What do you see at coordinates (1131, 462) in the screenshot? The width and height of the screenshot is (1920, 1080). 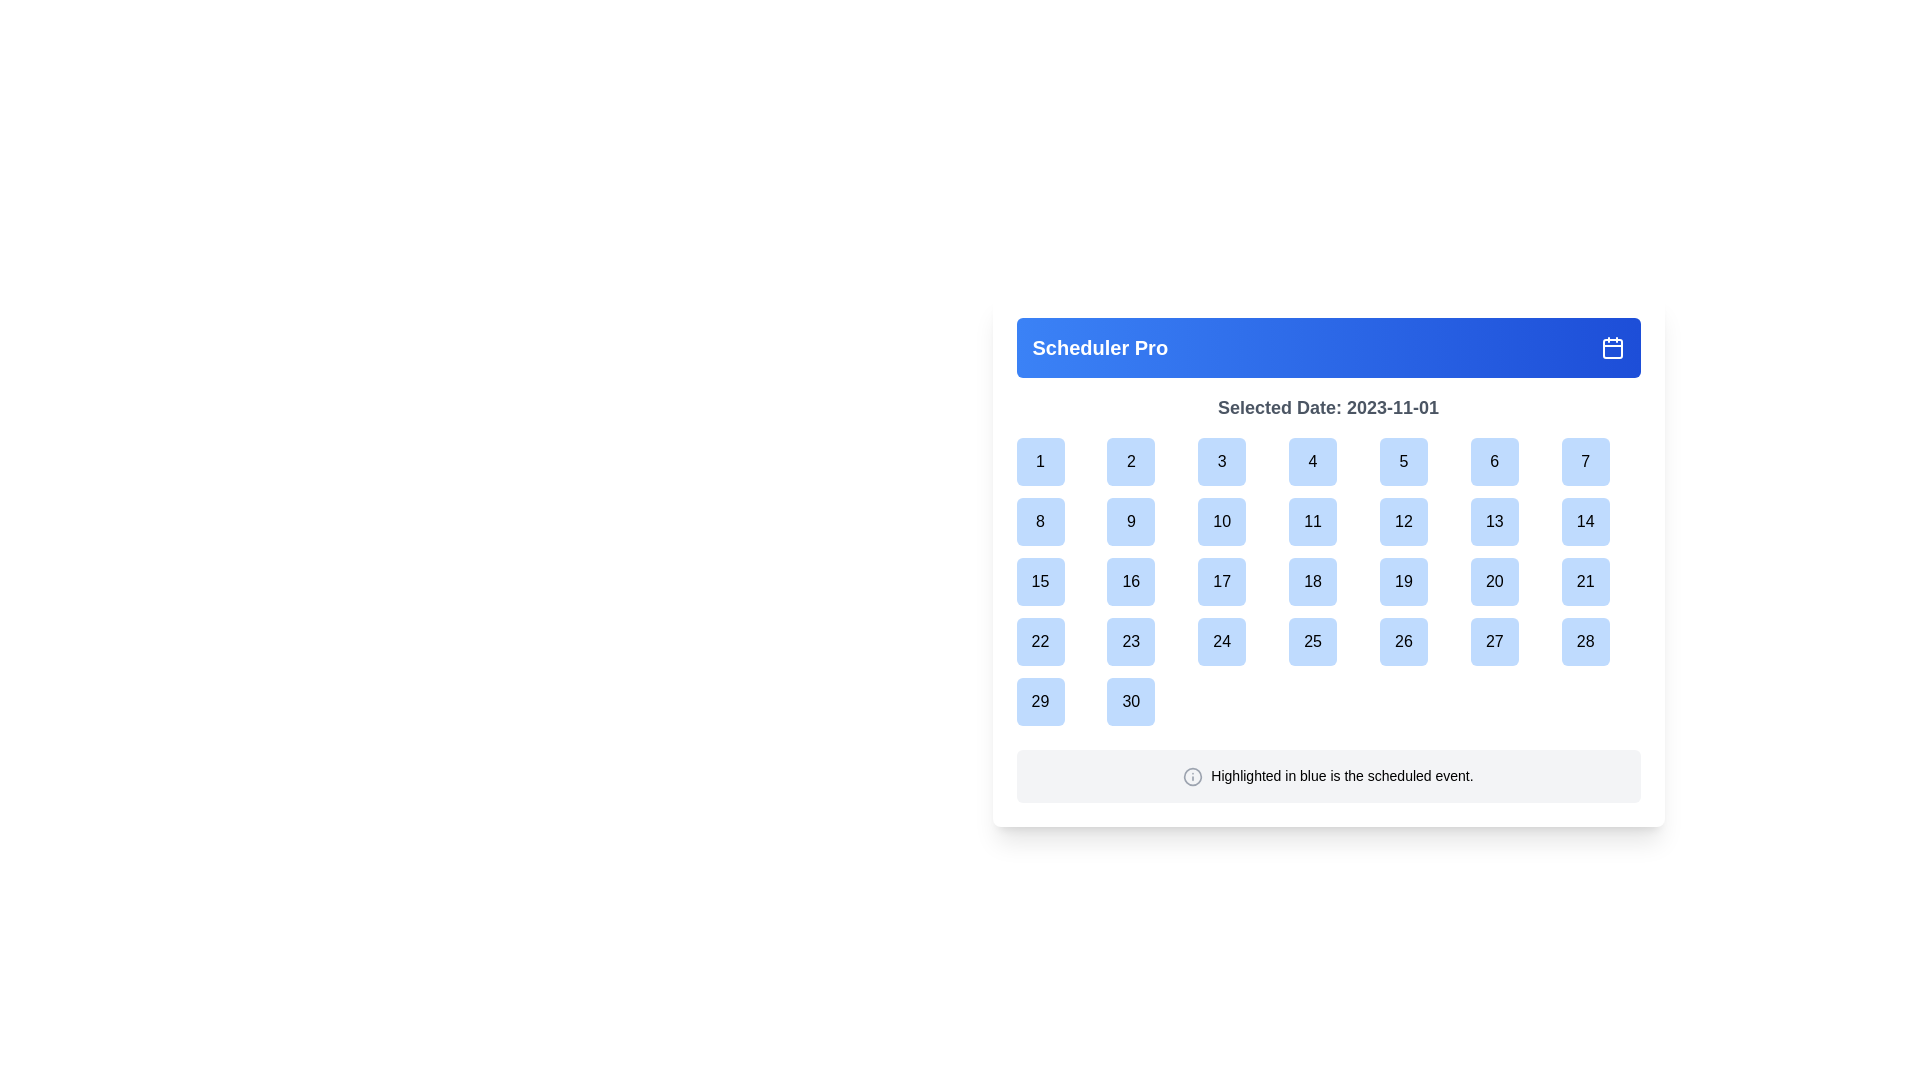 I see `the square button with a light blue background, rounded corners, and the number '2' in bold black text, which is the second button in the first row of the calendar grid` at bounding box center [1131, 462].